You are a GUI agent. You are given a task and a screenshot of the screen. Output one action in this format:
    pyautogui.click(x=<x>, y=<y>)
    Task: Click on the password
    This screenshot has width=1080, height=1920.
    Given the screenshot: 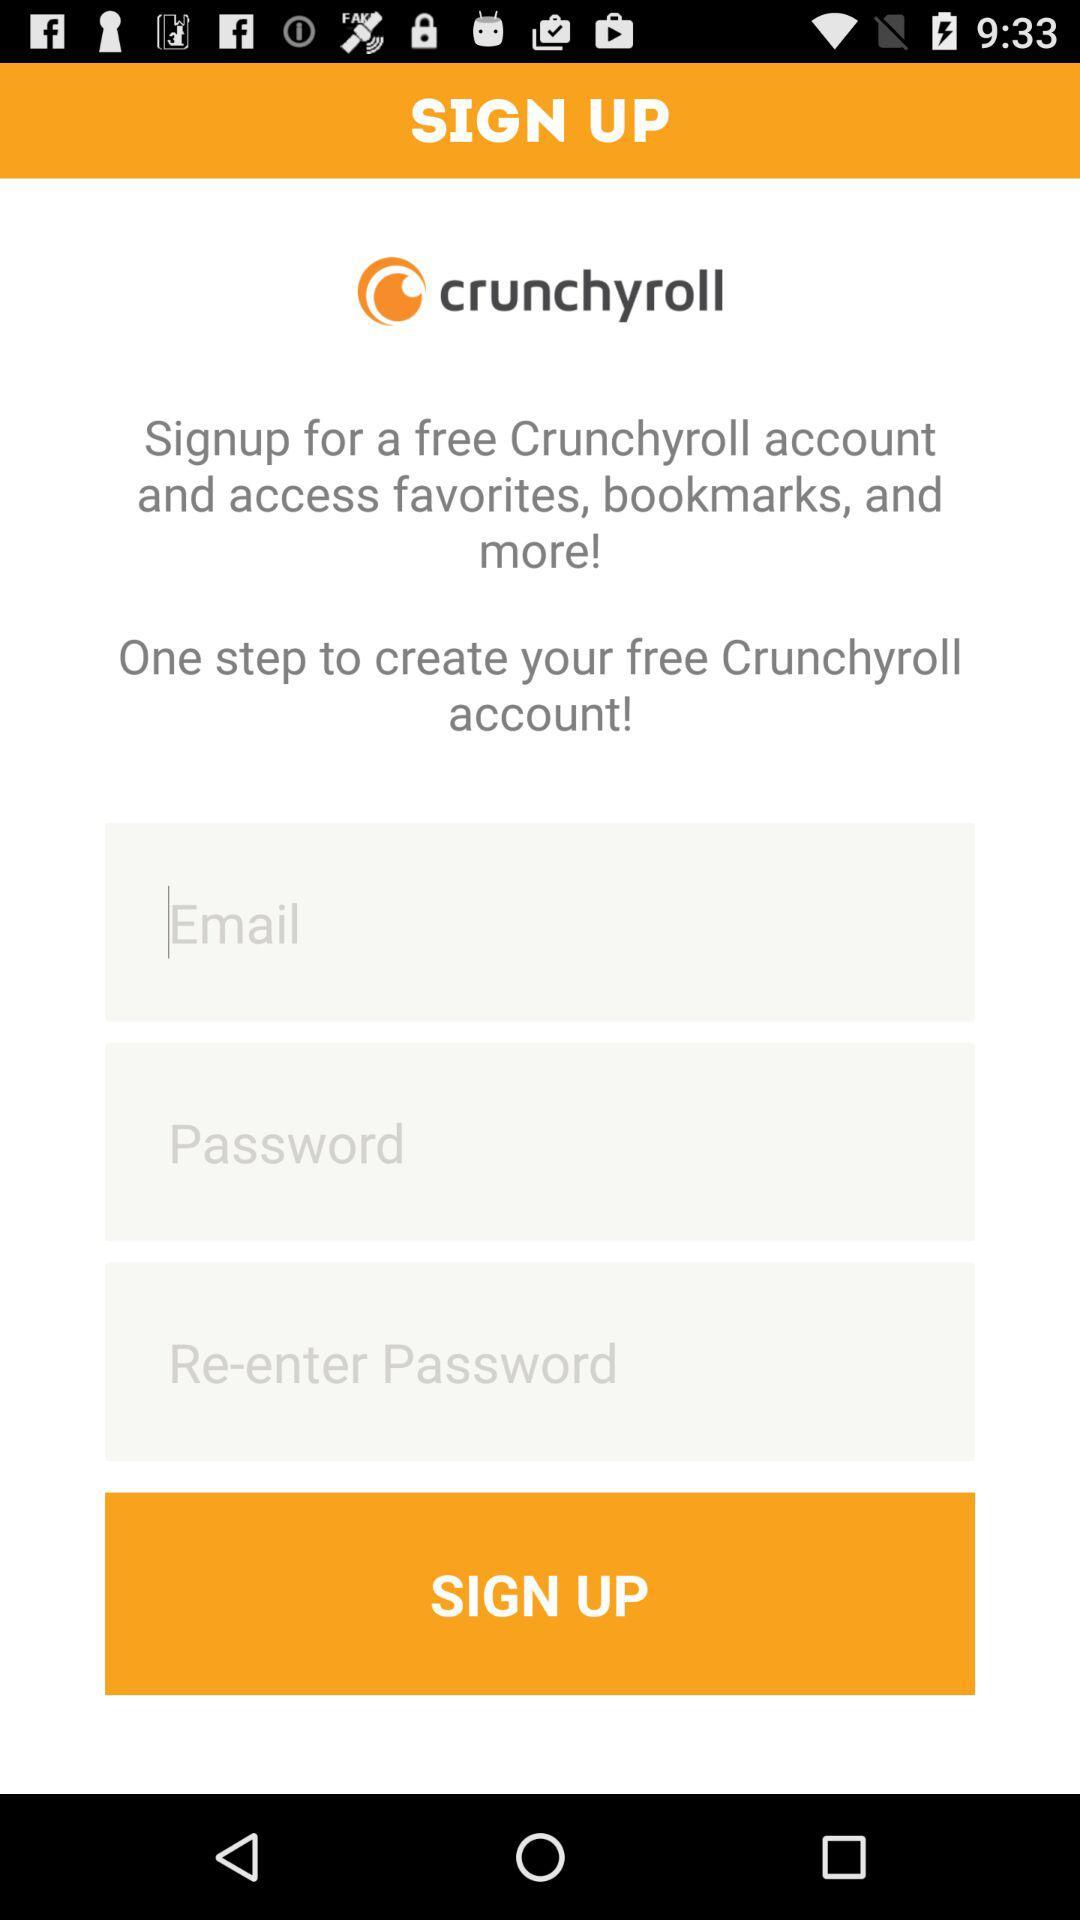 What is the action you would take?
    pyautogui.click(x=540, y=1141)
    